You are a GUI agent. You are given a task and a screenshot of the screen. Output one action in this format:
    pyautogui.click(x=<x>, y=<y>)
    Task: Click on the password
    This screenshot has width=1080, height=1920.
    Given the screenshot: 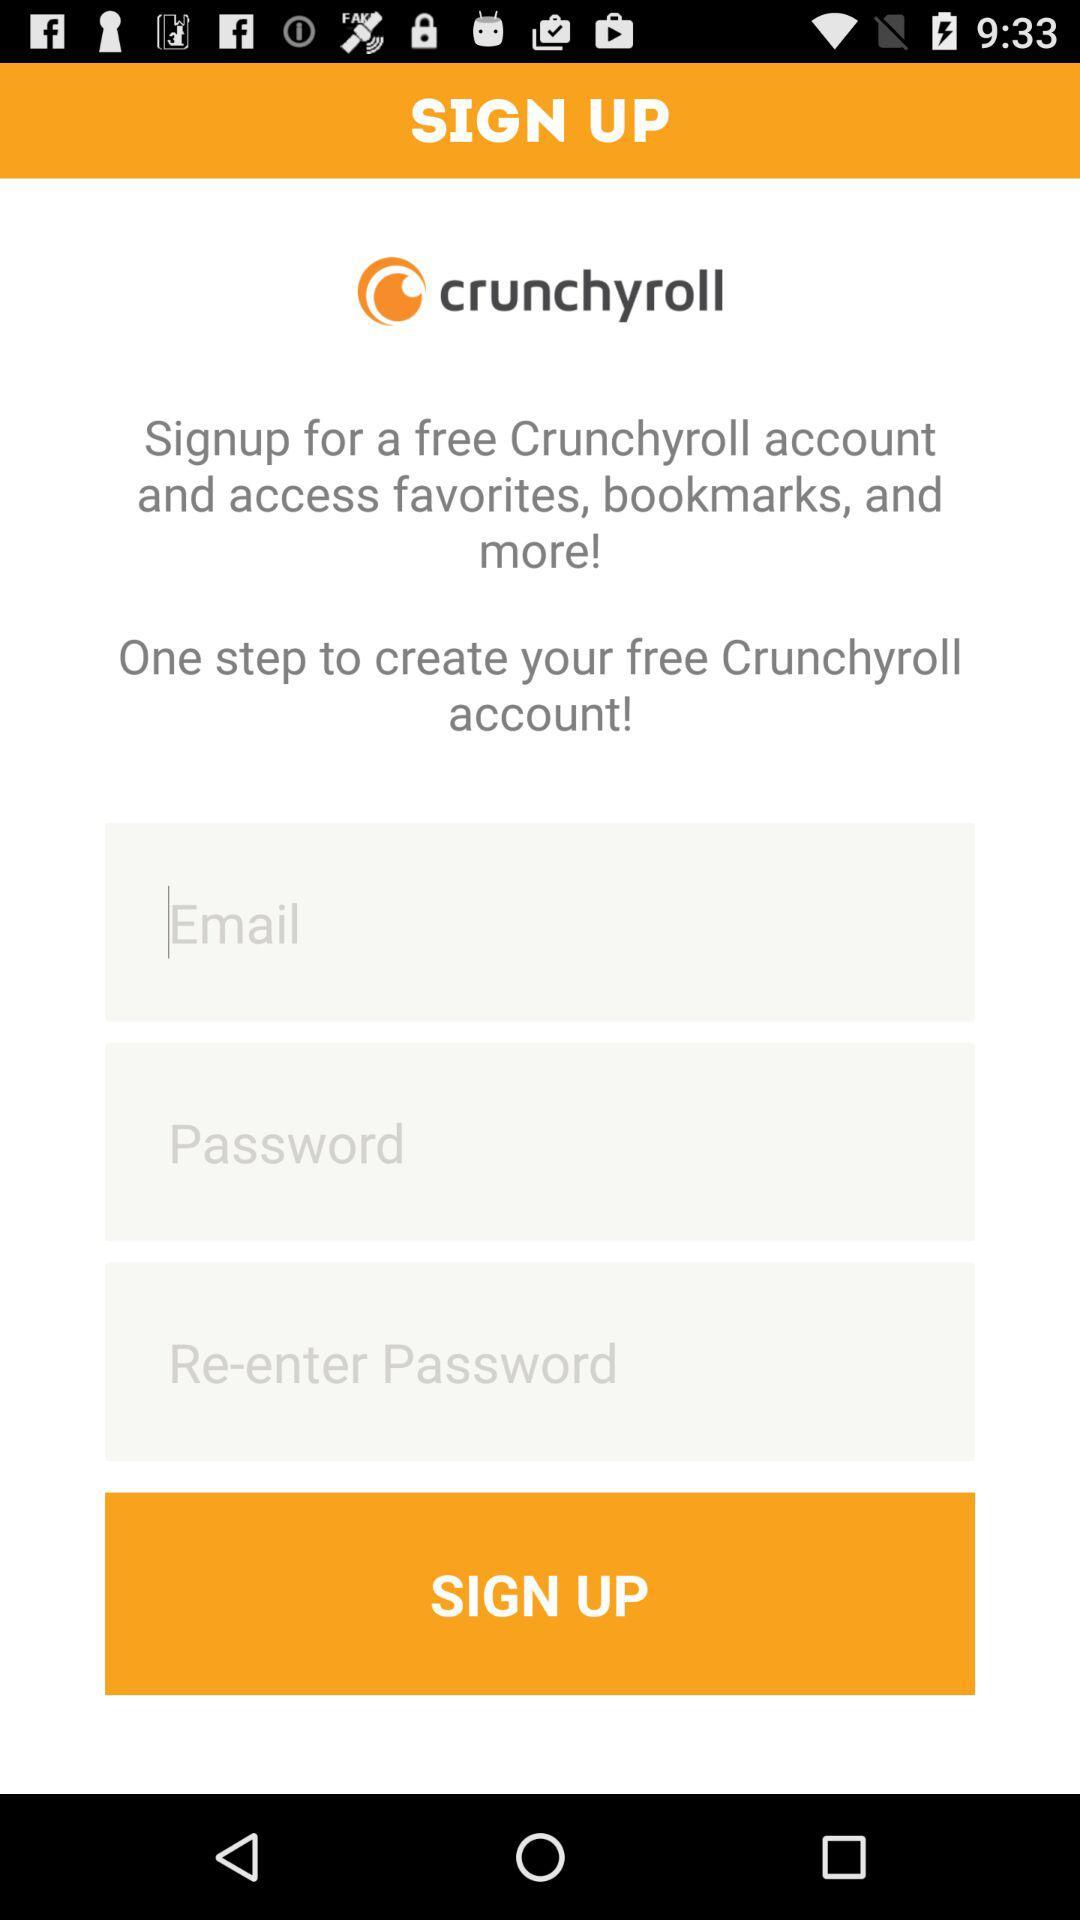 What is the action you would take?
    pyautogui.click(x=540, y=1141)
    